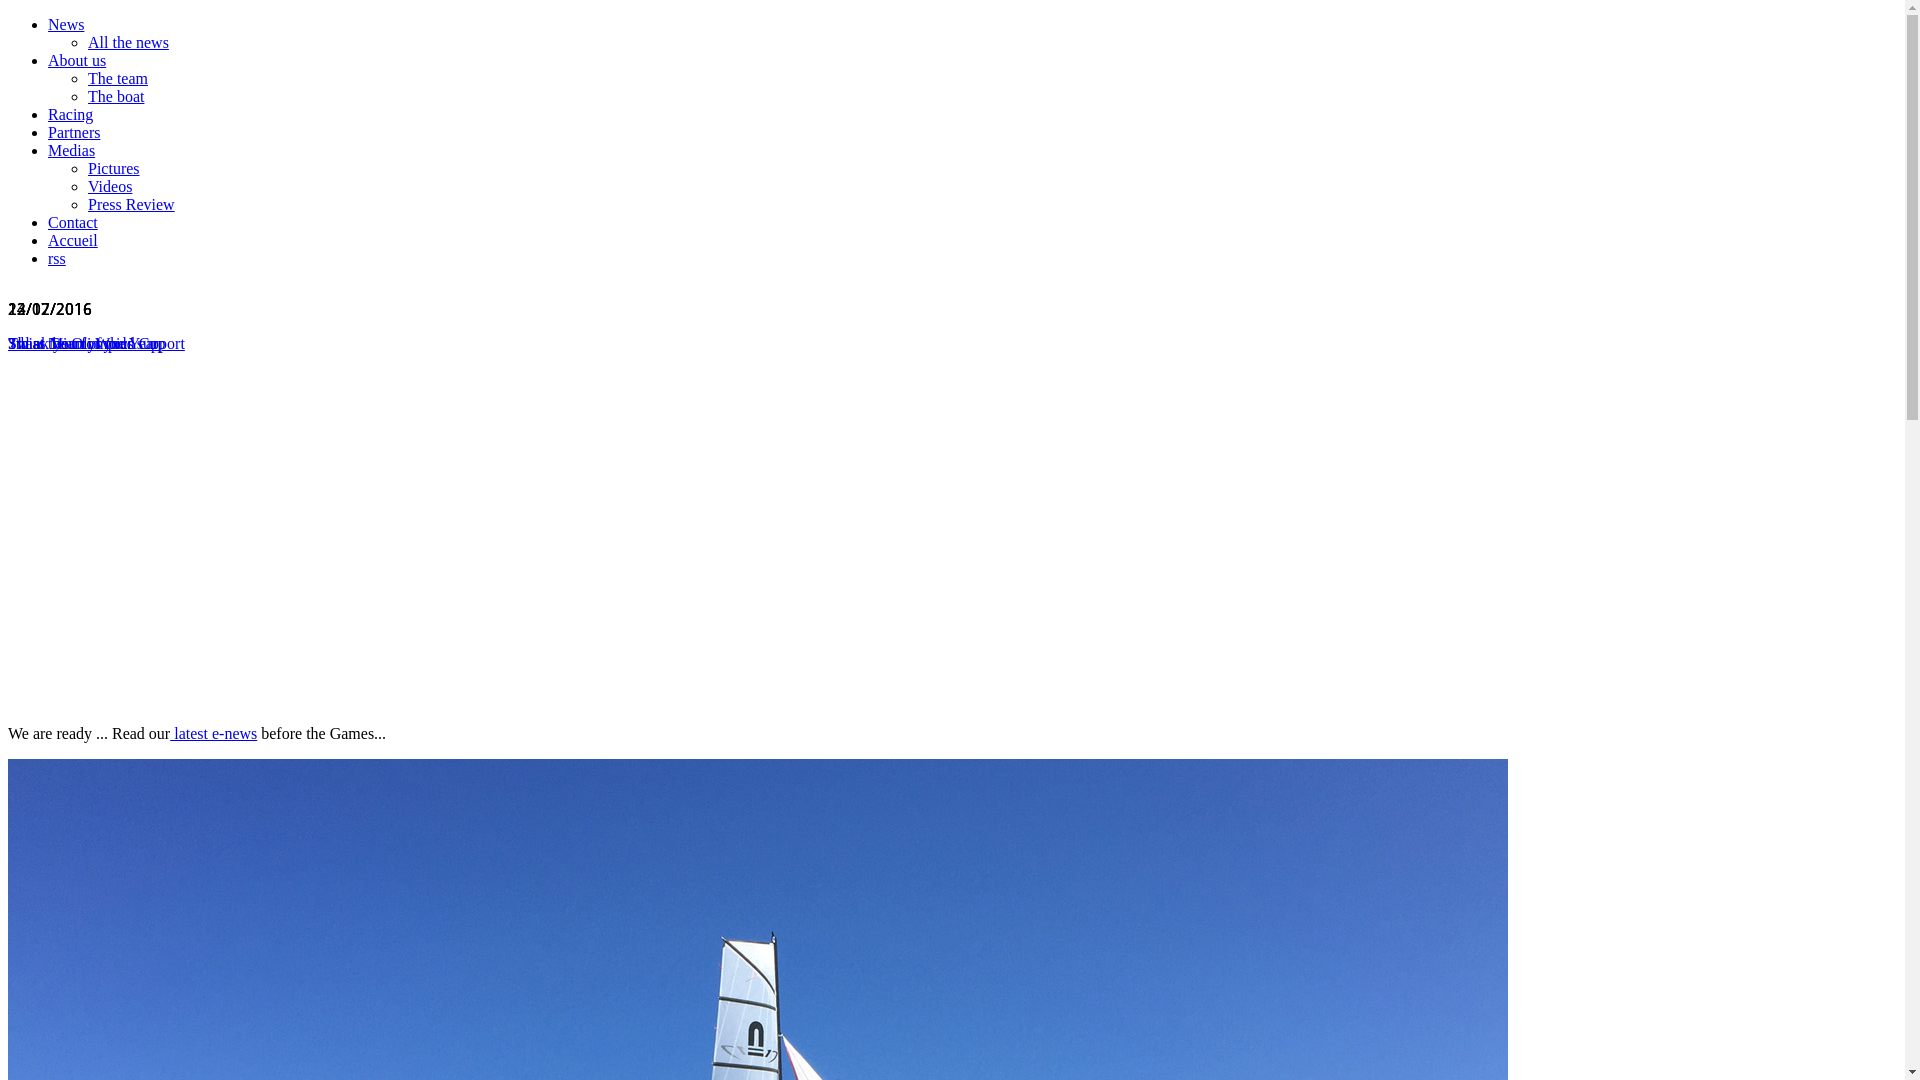  I want to click on 'About us', so click(48, 59).